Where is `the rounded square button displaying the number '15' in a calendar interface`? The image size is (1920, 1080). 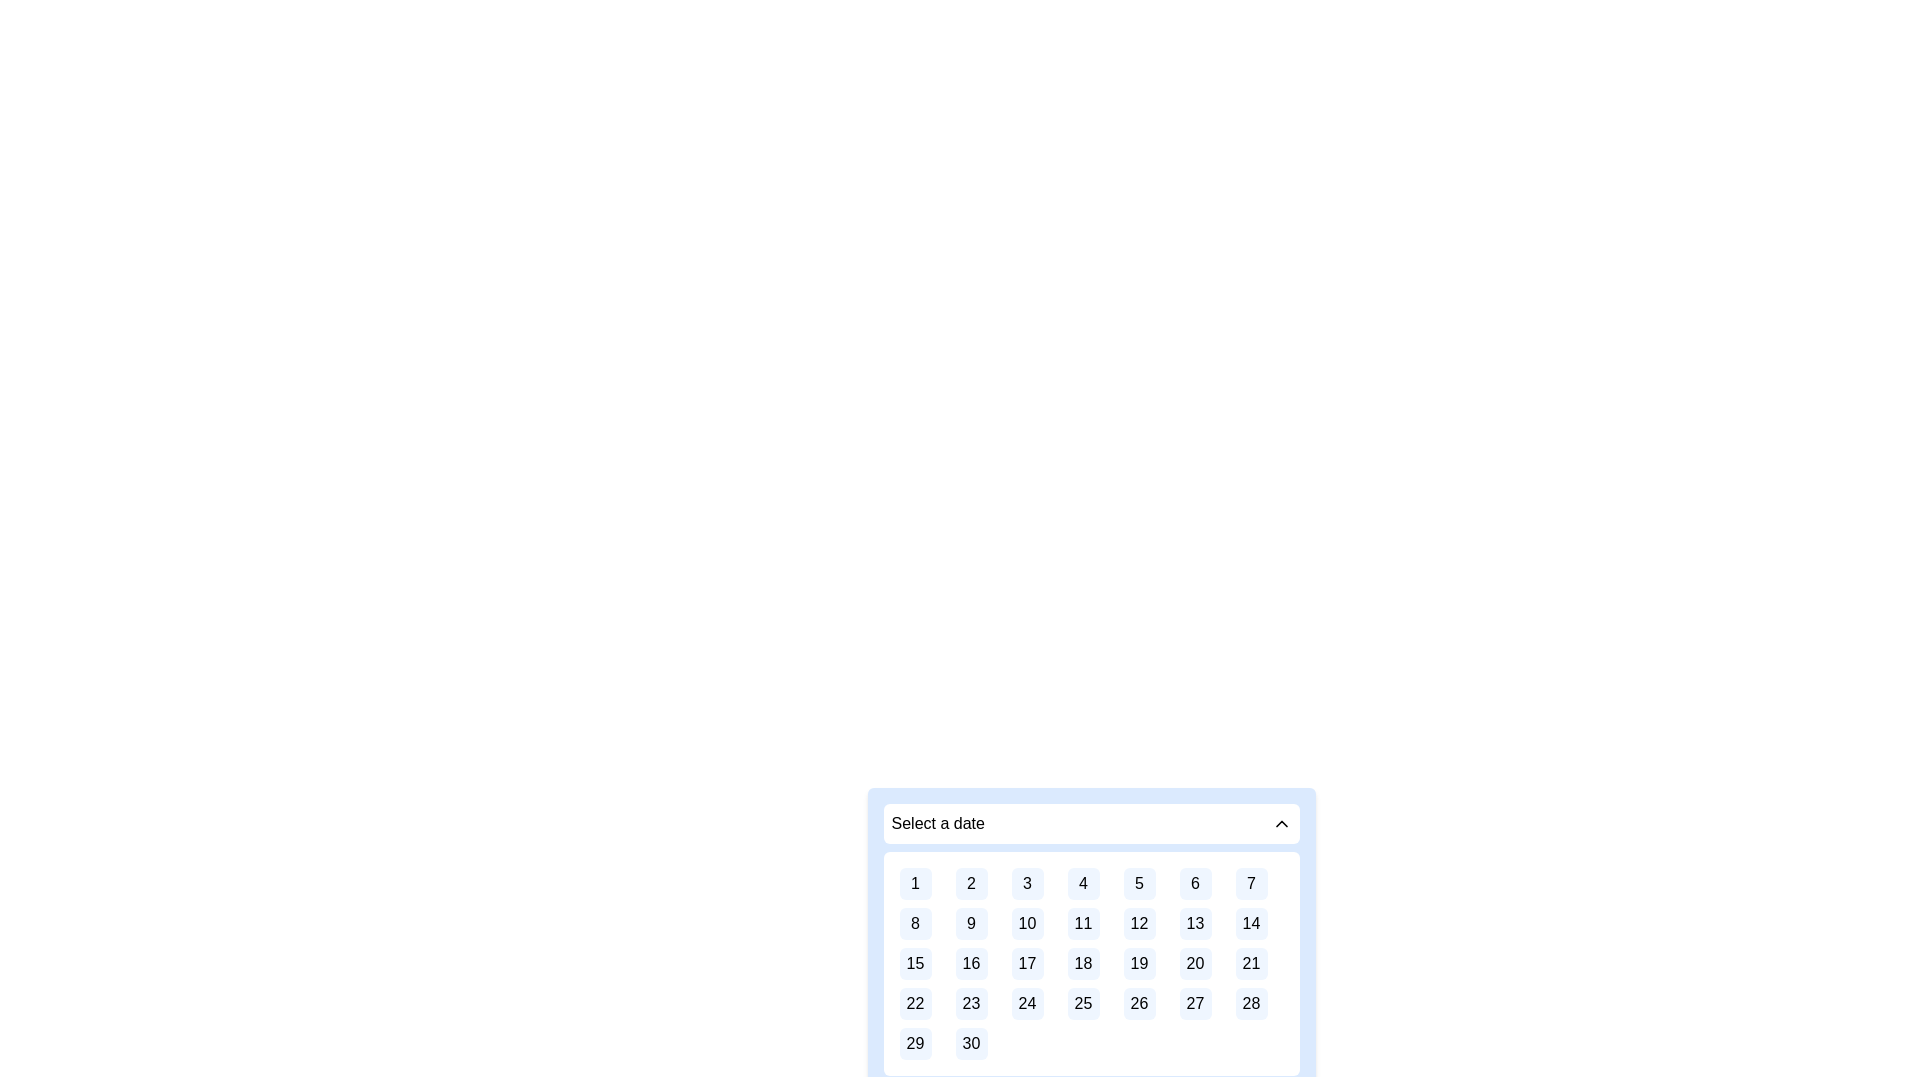 the rounded square button displaying the number '15' in a calendar interface is located at coordinates (914, 963).